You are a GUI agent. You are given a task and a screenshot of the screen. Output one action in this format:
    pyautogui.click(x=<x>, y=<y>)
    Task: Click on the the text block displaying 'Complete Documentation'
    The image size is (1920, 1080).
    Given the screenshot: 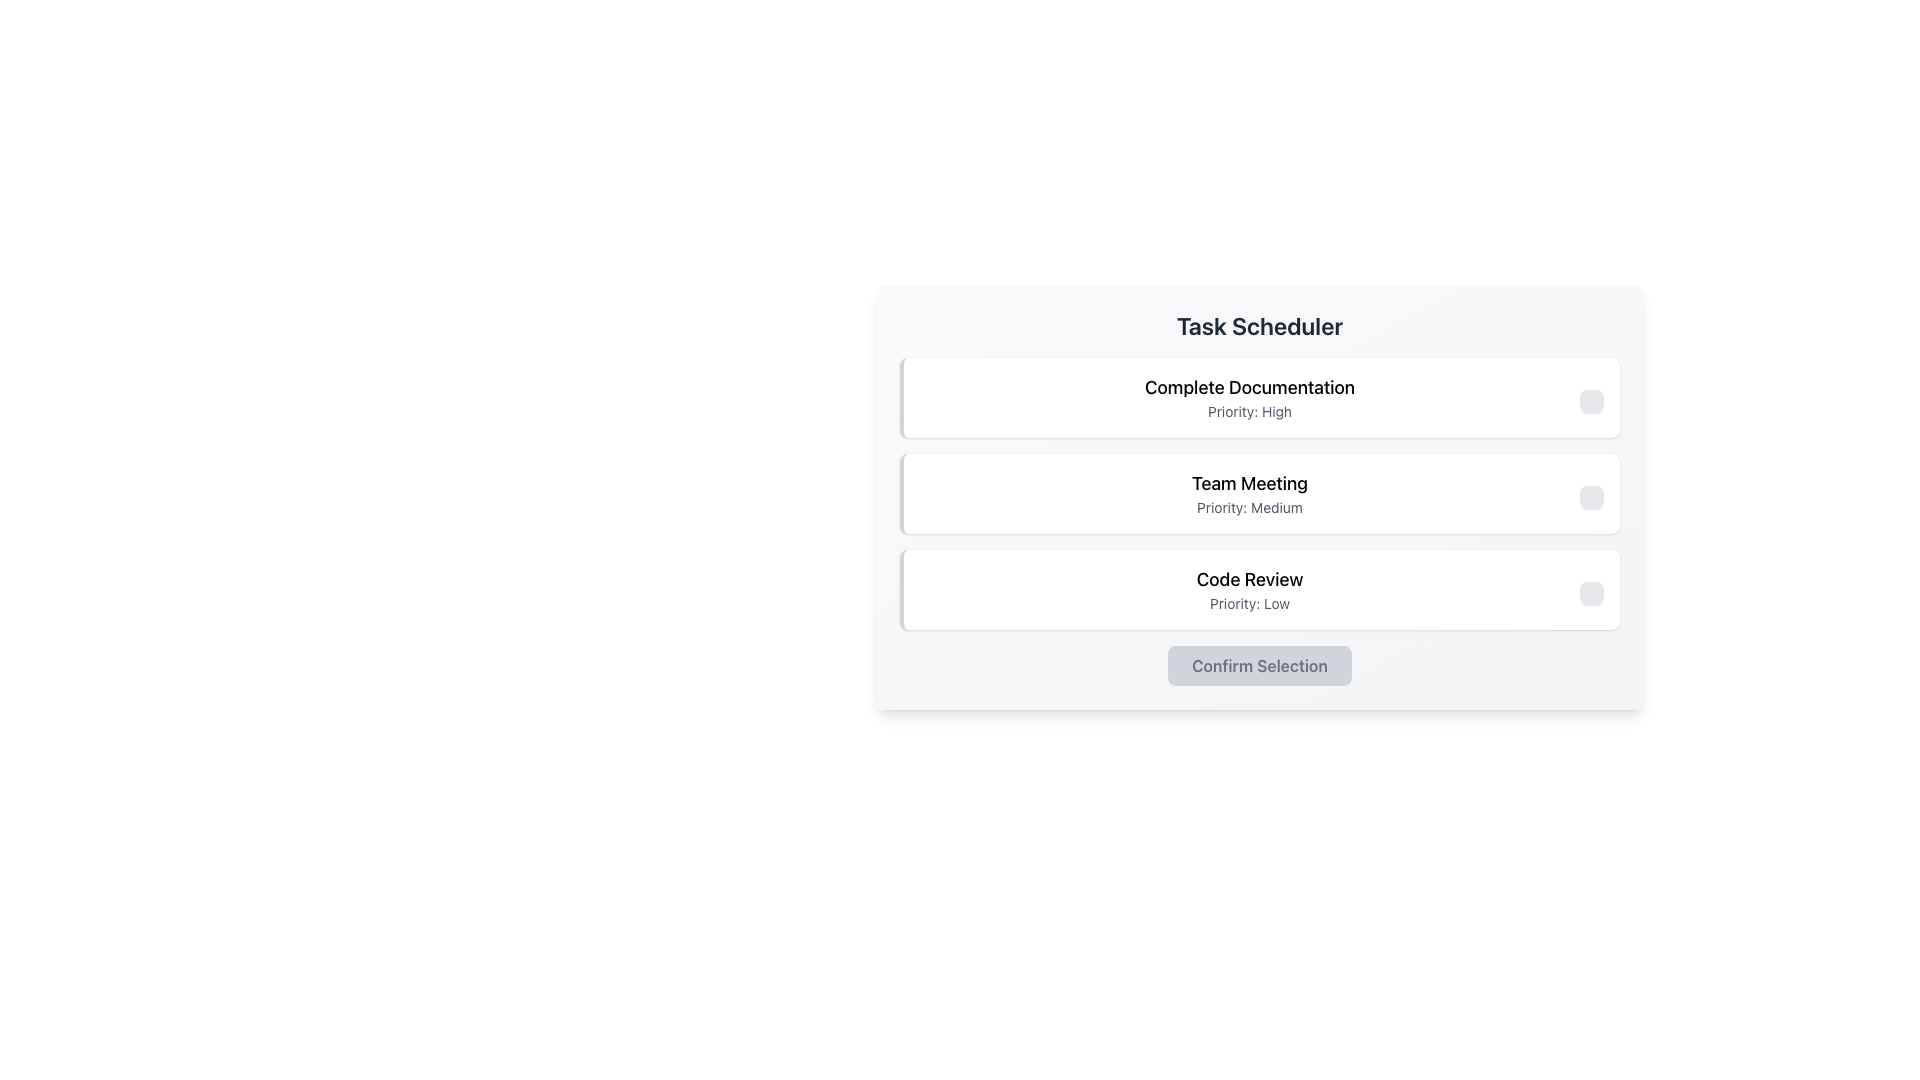 What is the action you would take?
    pyautogui.click(x=1248, y=397)
    